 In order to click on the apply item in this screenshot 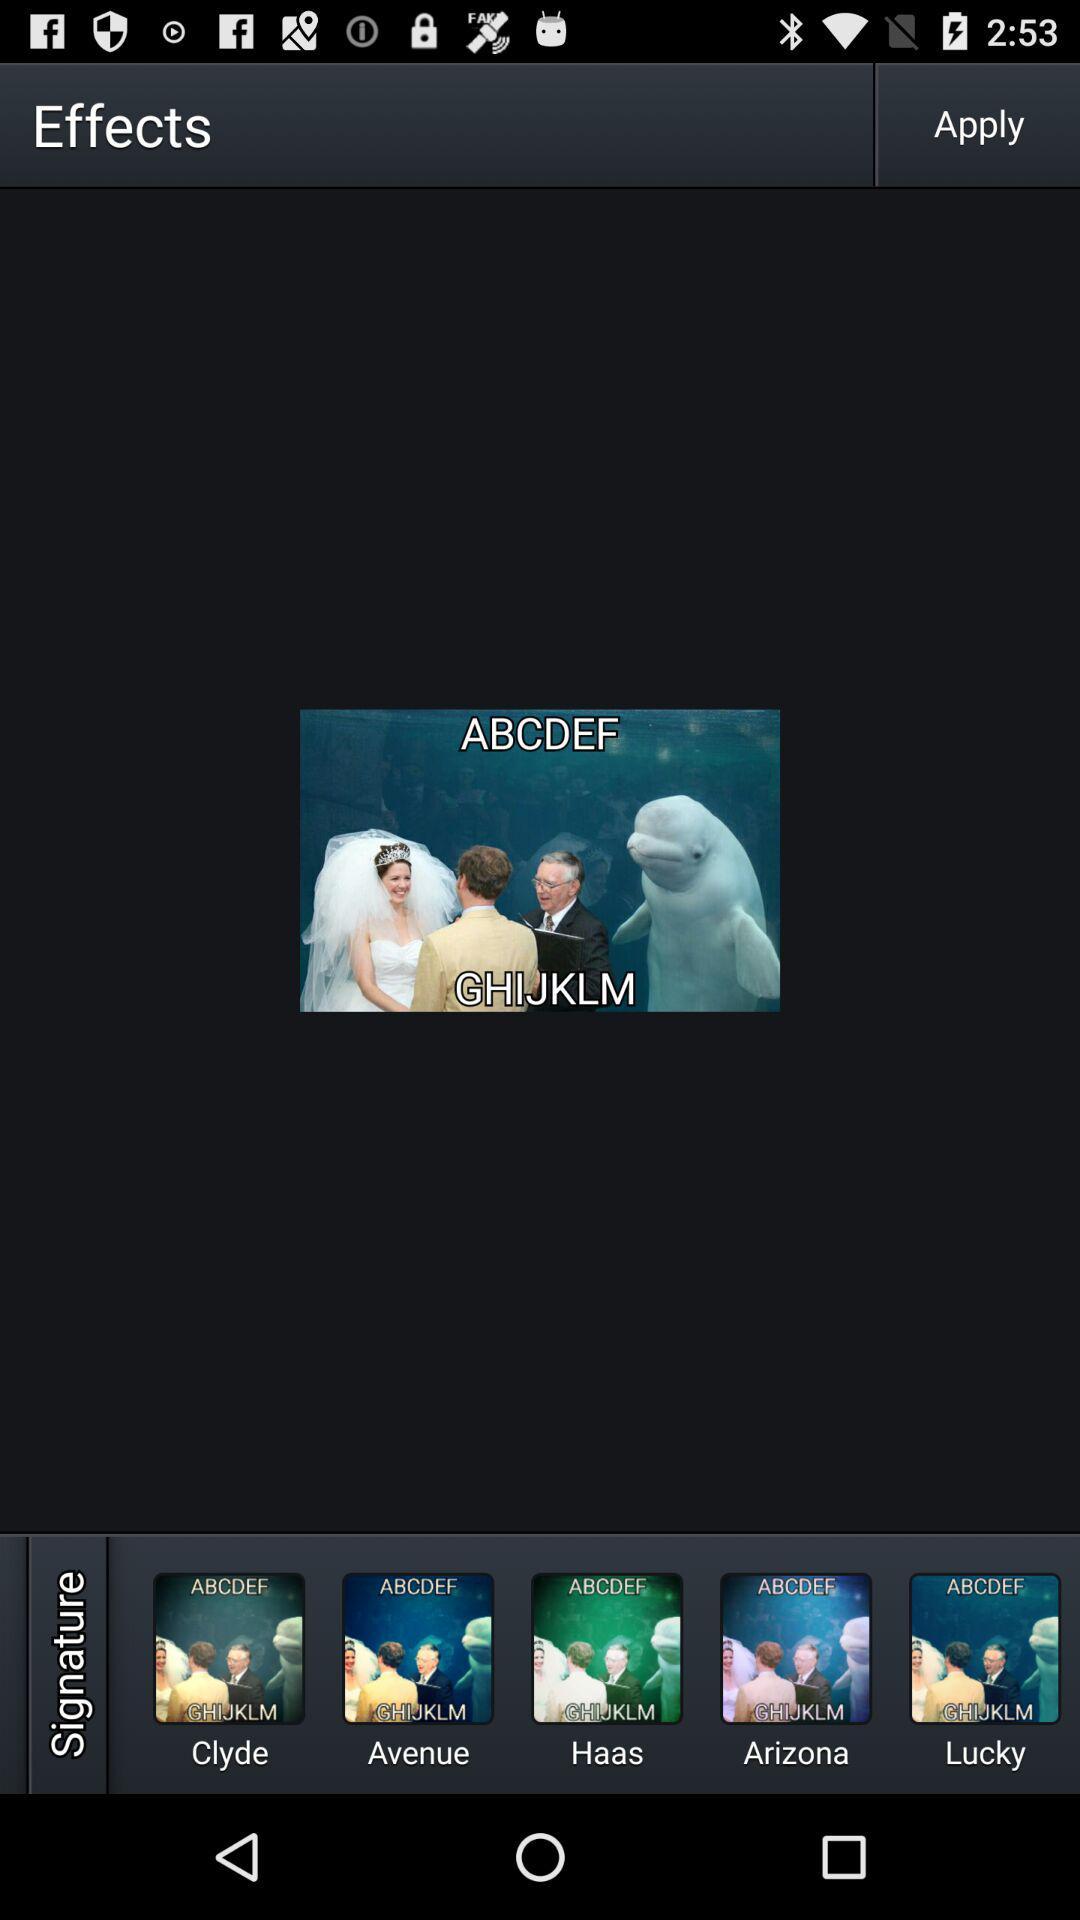, I will do `click(978, 123)`.